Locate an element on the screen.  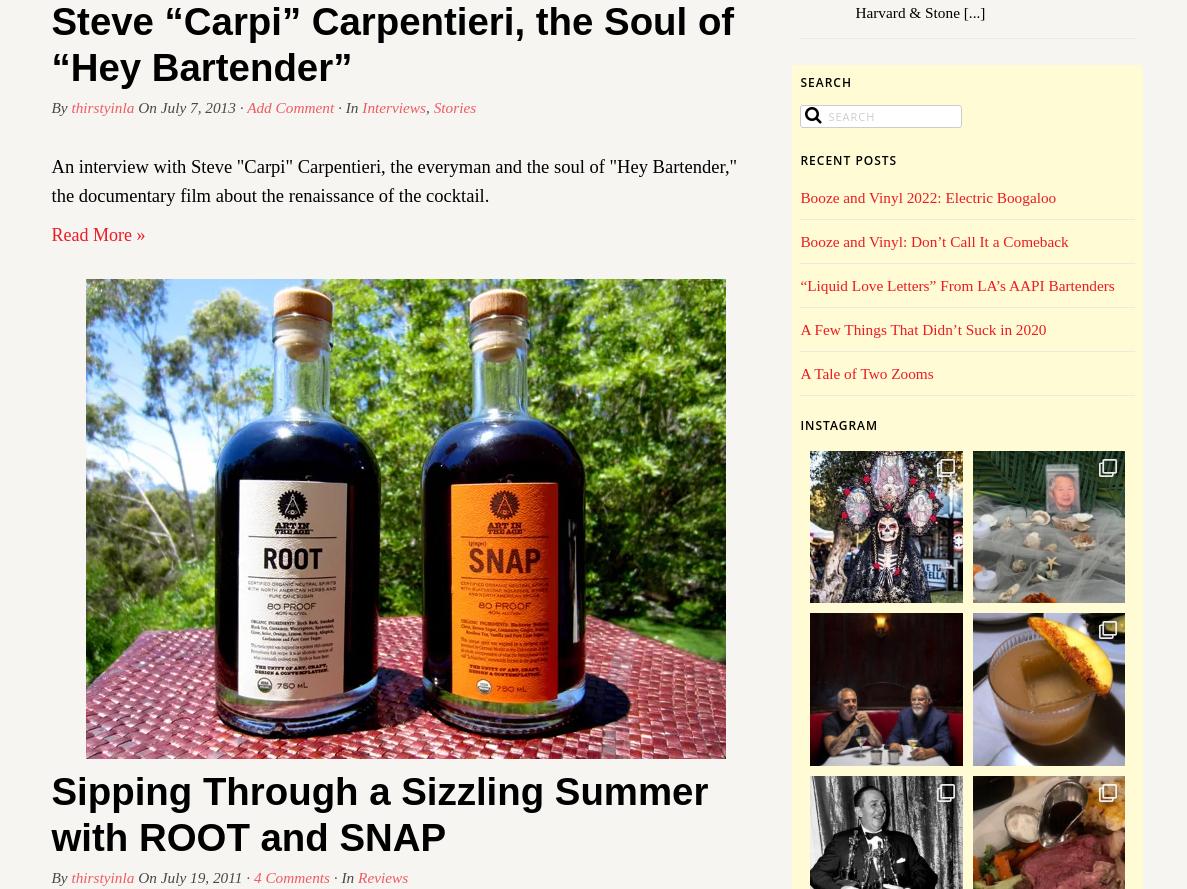
'Steve “Carpi” Carpentieri, the Soul of “Hey Bartender”' is located at coordinates (392, 44).